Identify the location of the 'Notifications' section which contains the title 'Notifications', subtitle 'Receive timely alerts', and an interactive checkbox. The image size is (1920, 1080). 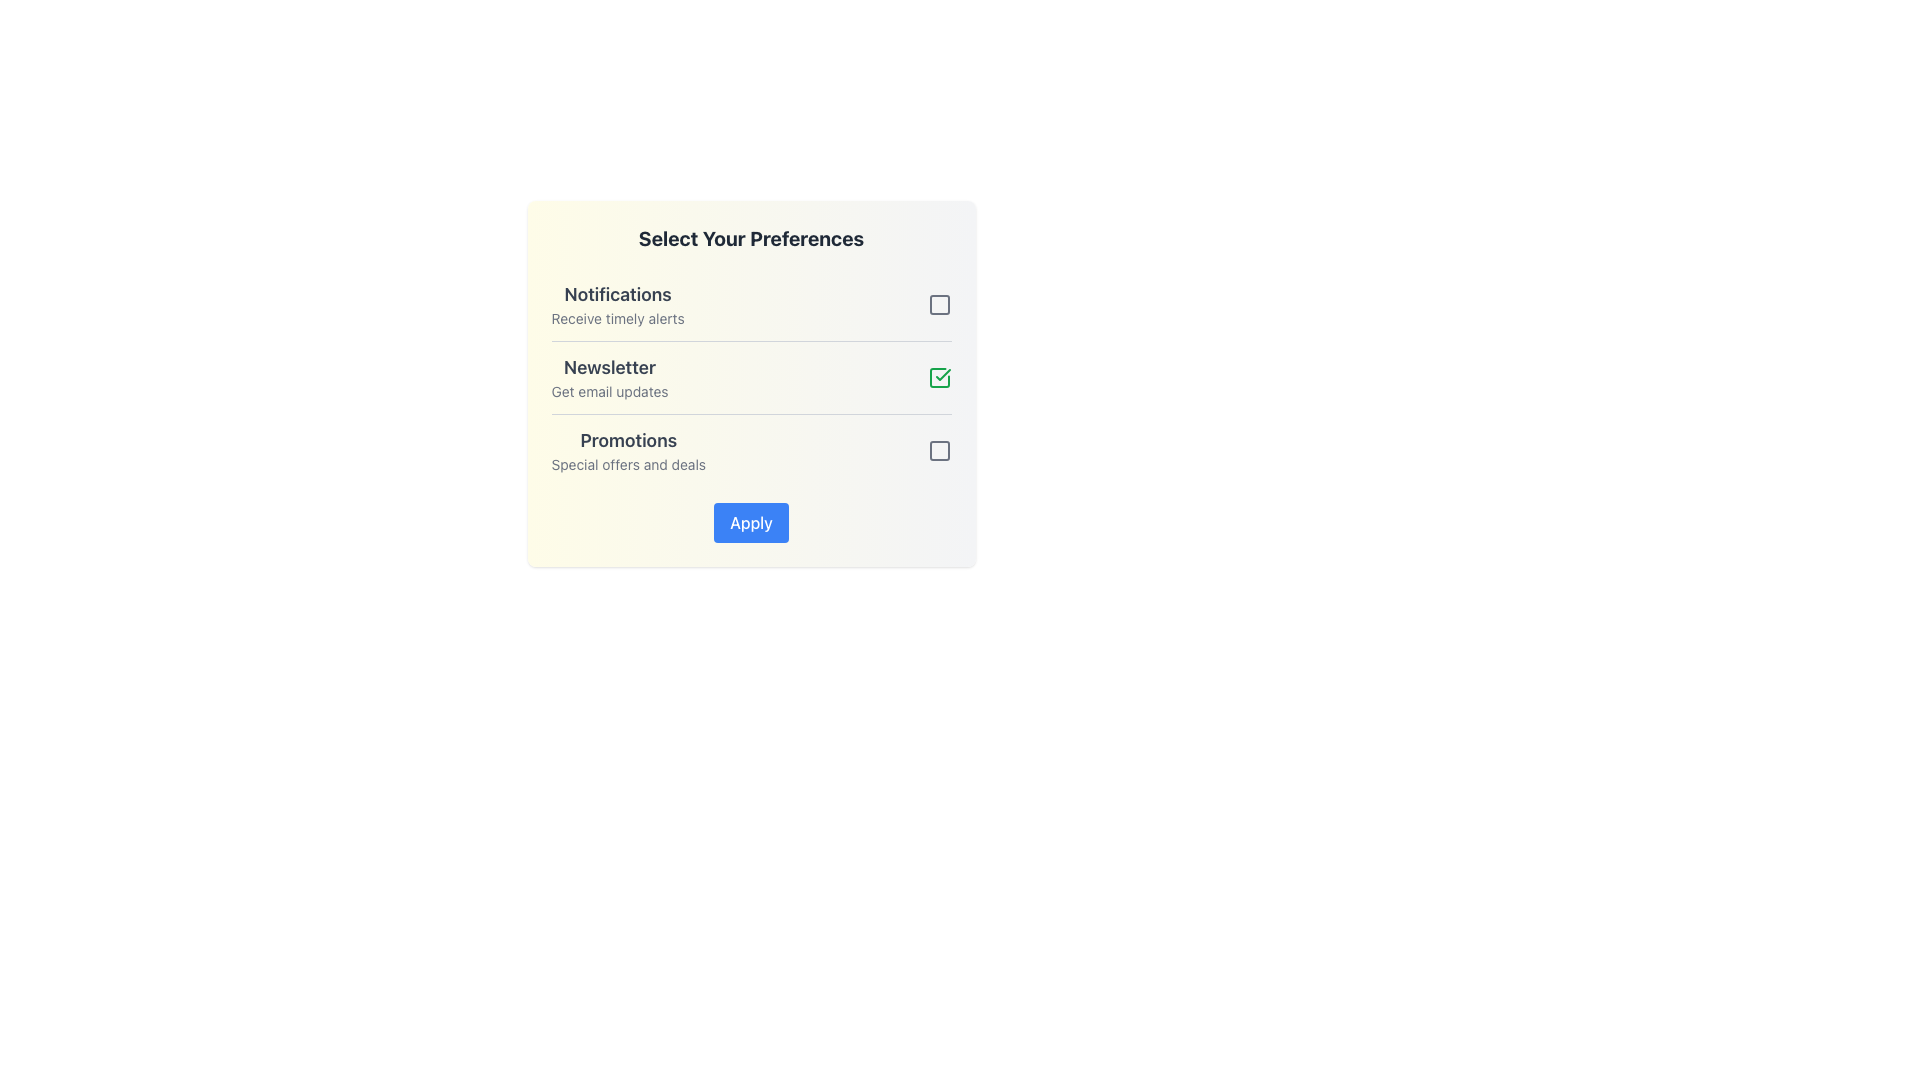
(750, 304).